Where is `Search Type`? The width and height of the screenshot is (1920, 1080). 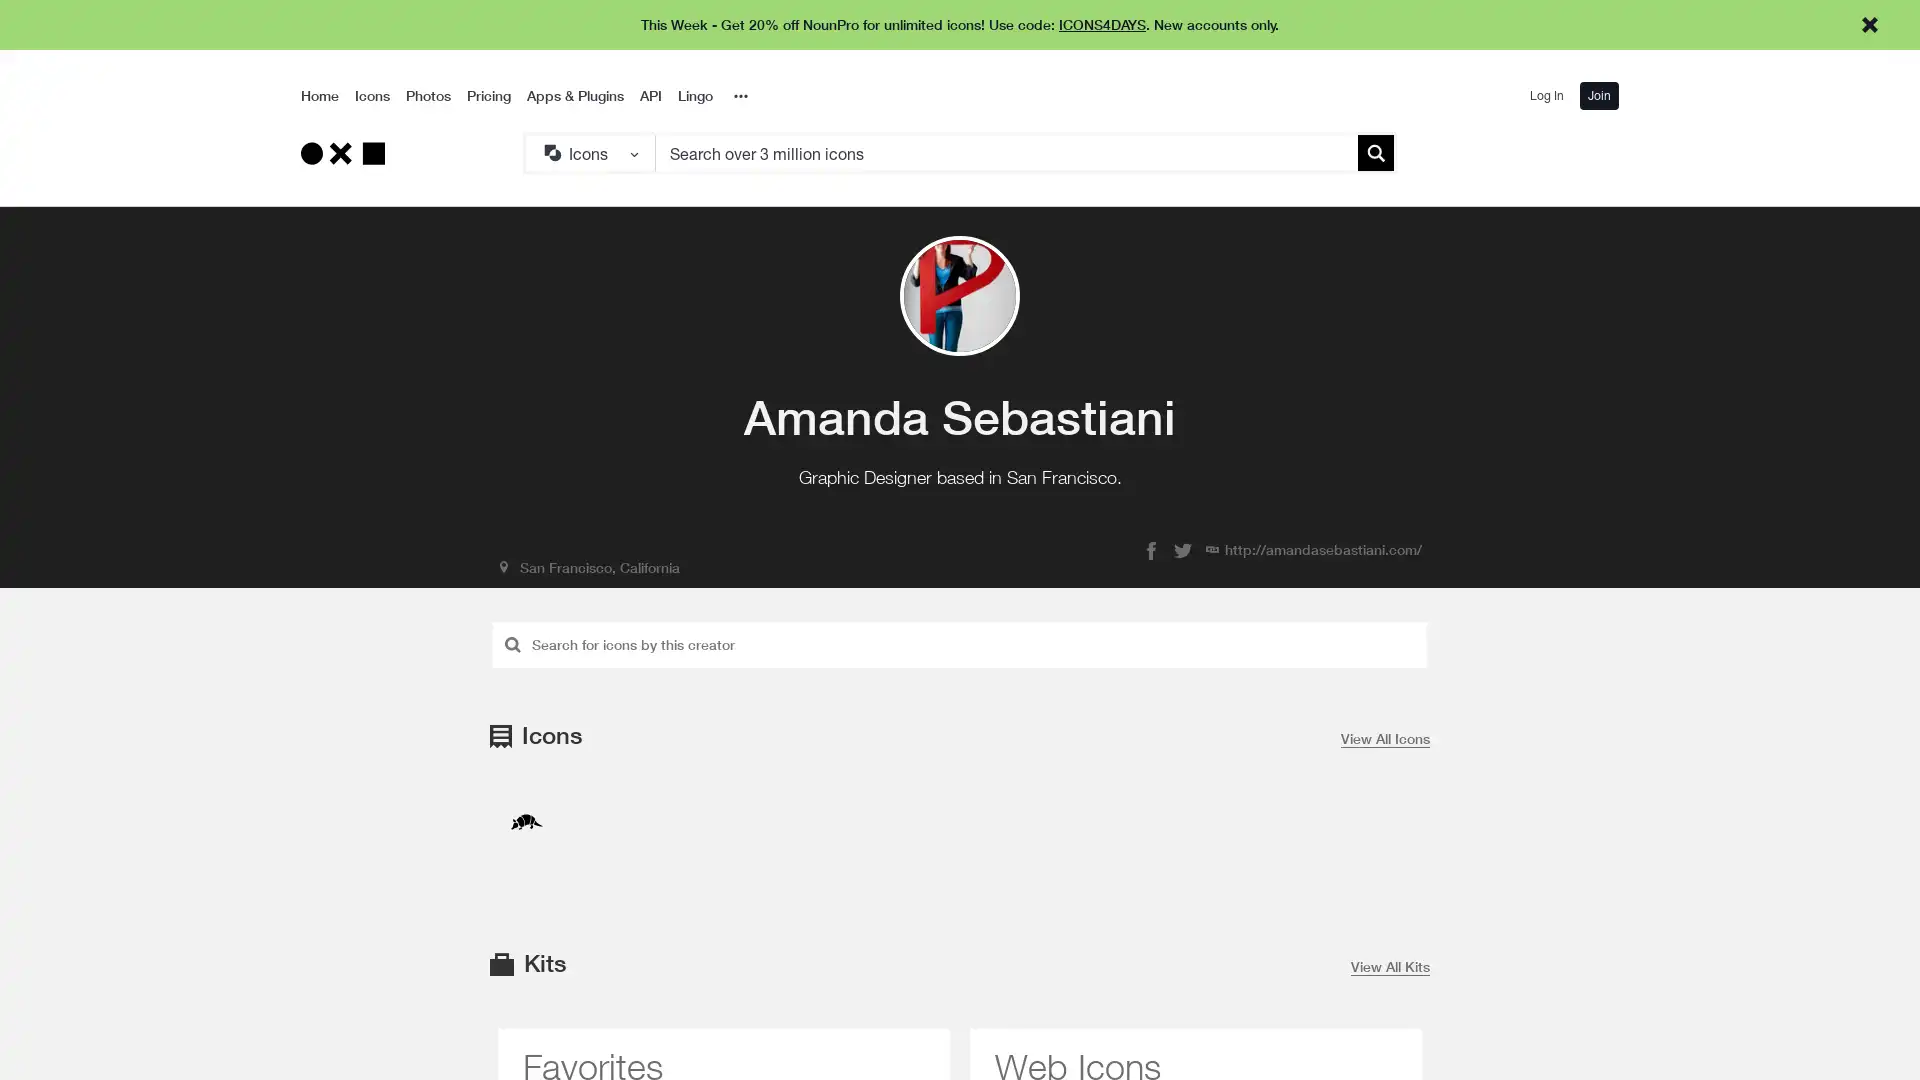 Search Type is located at coordinates (589, 152).